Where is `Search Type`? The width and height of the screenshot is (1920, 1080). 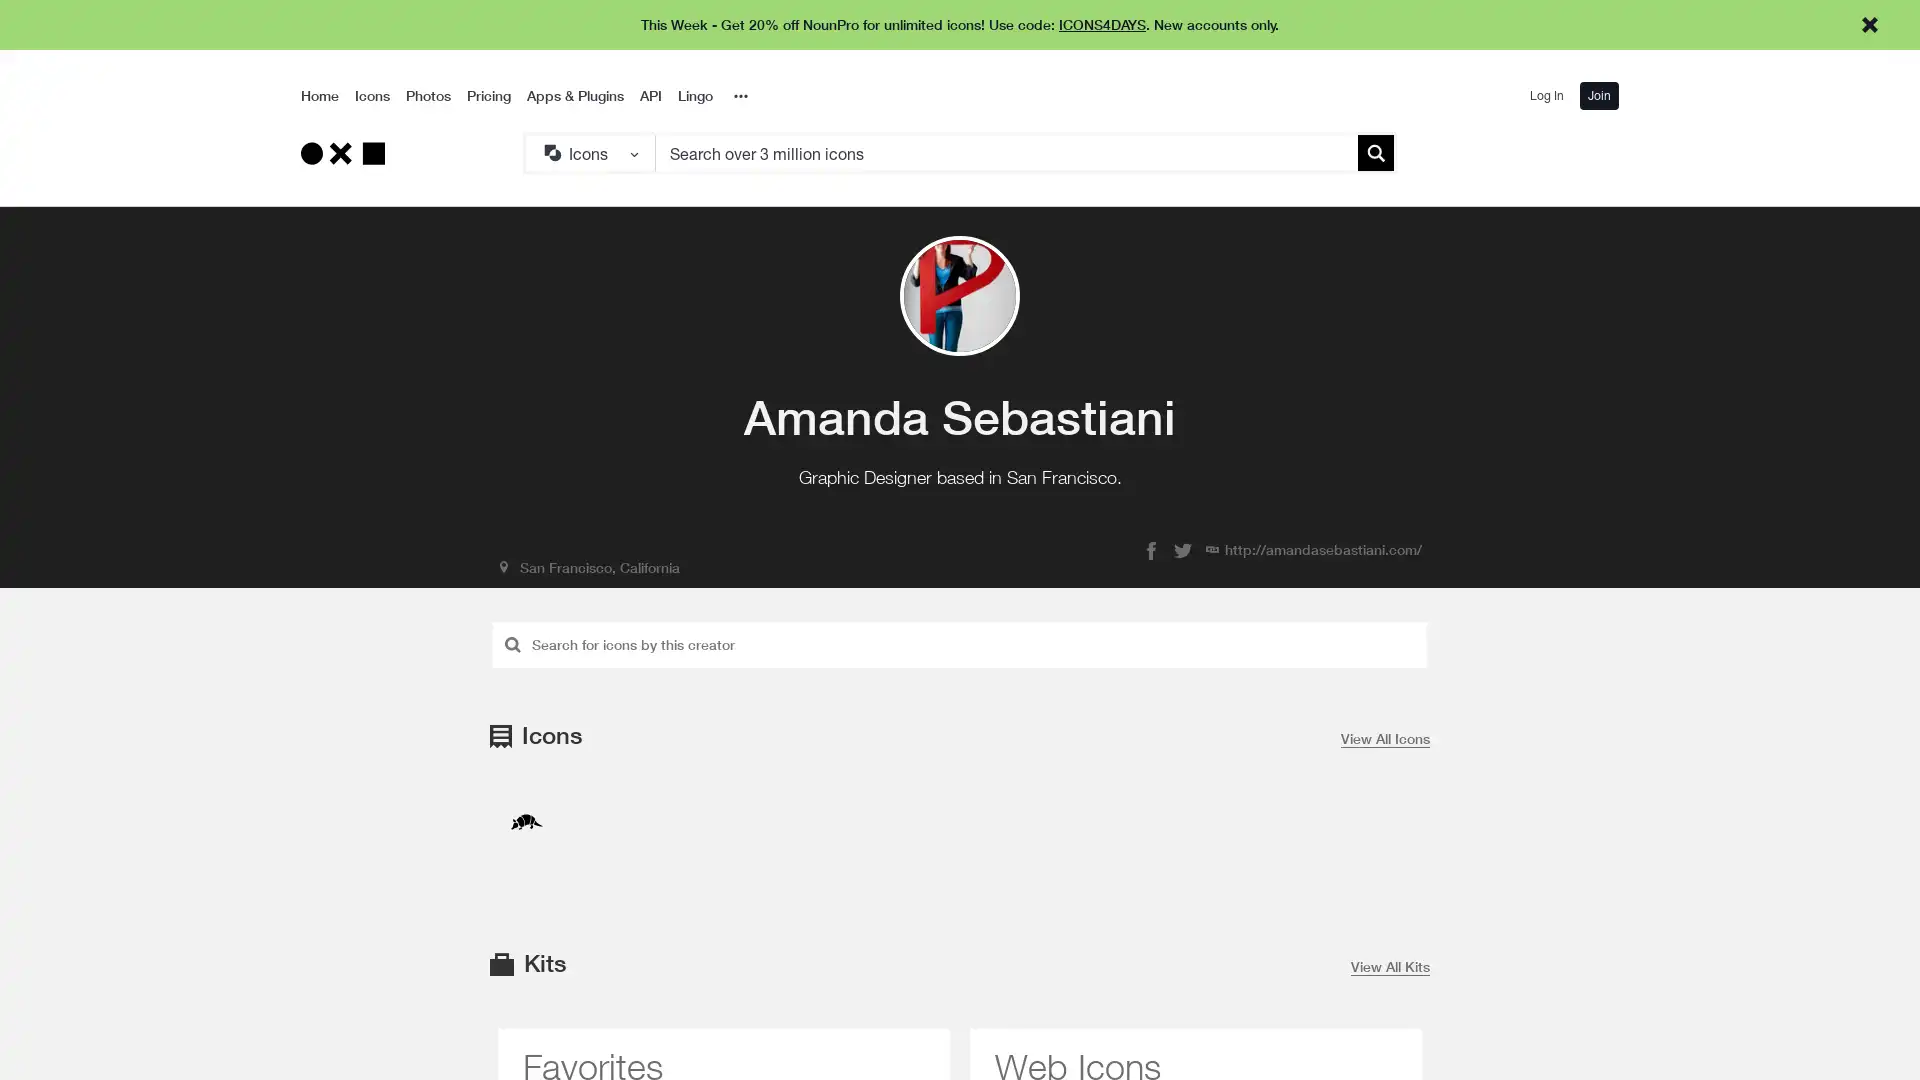 Search Type is located at coordinates (589, 152).